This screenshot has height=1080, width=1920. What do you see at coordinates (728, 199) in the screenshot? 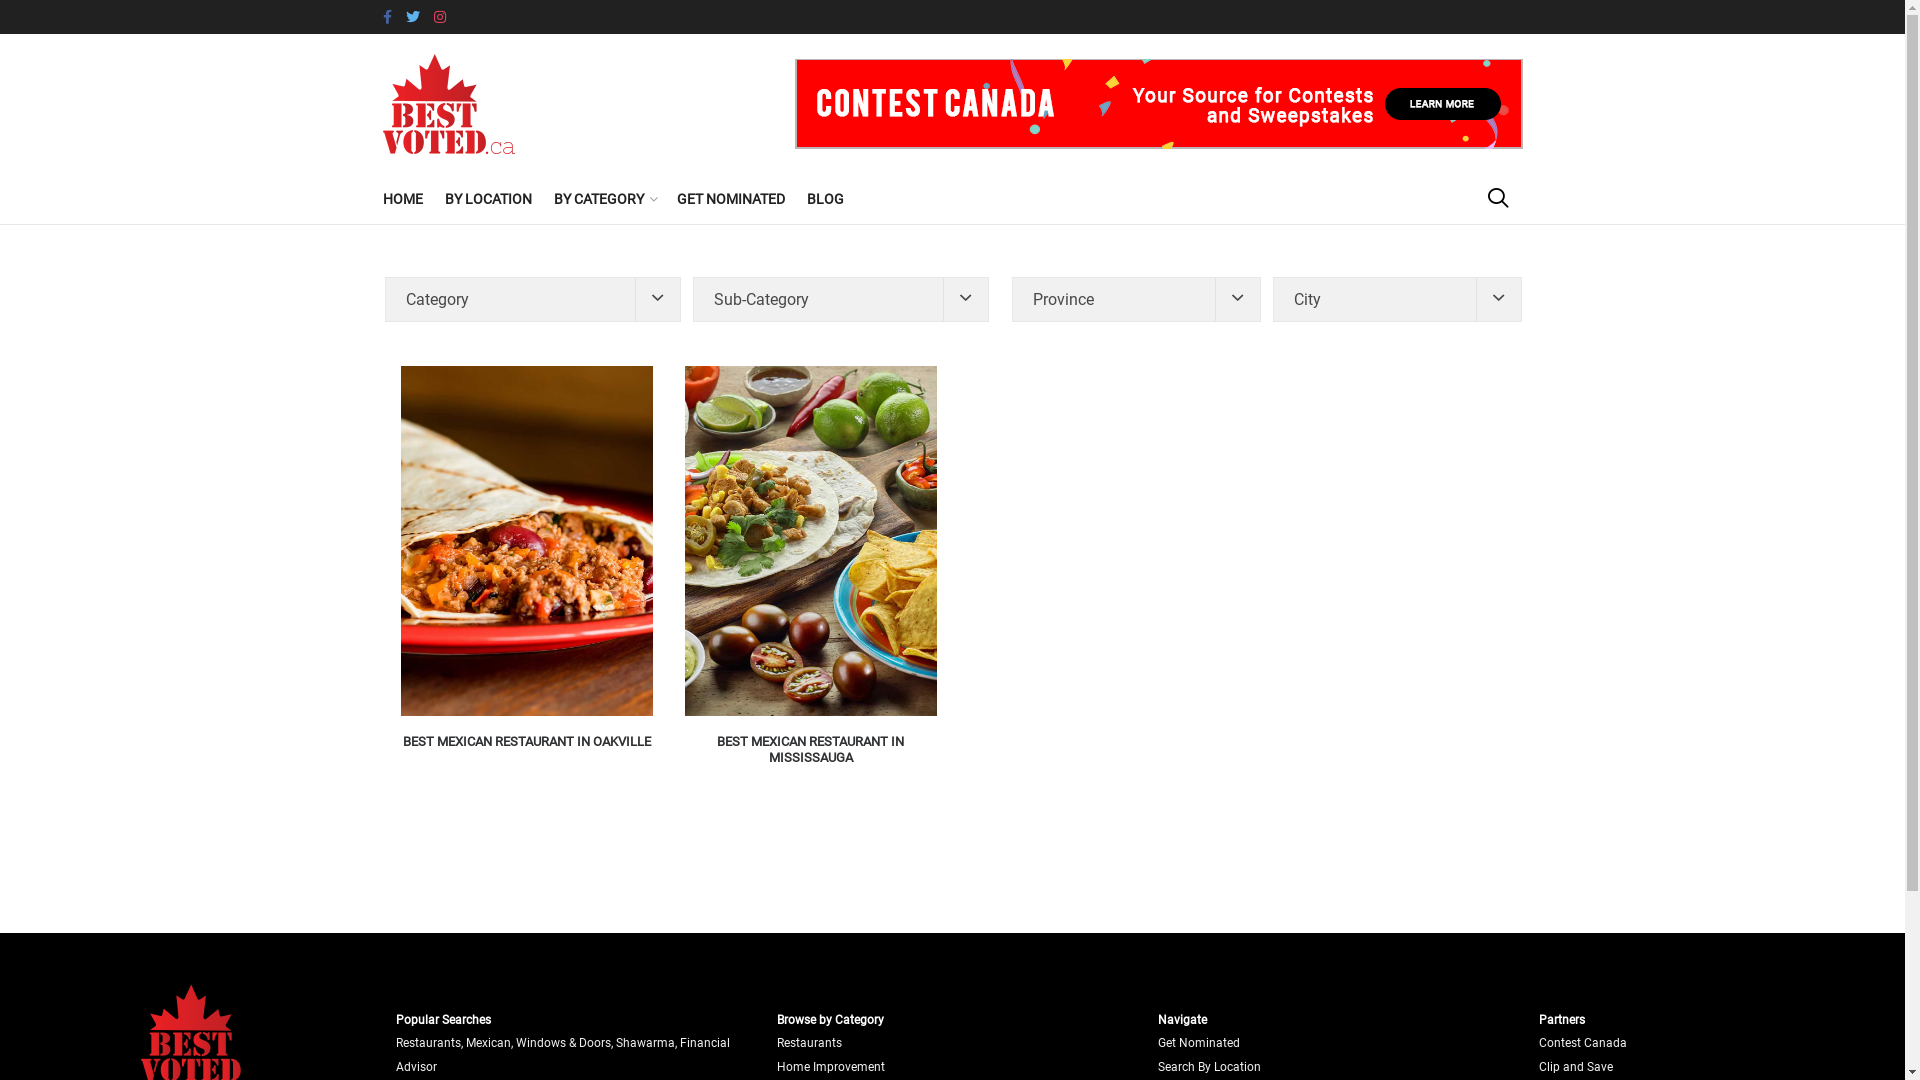
I see `'GET NOMINATED'` at bounding box center [728, 199].